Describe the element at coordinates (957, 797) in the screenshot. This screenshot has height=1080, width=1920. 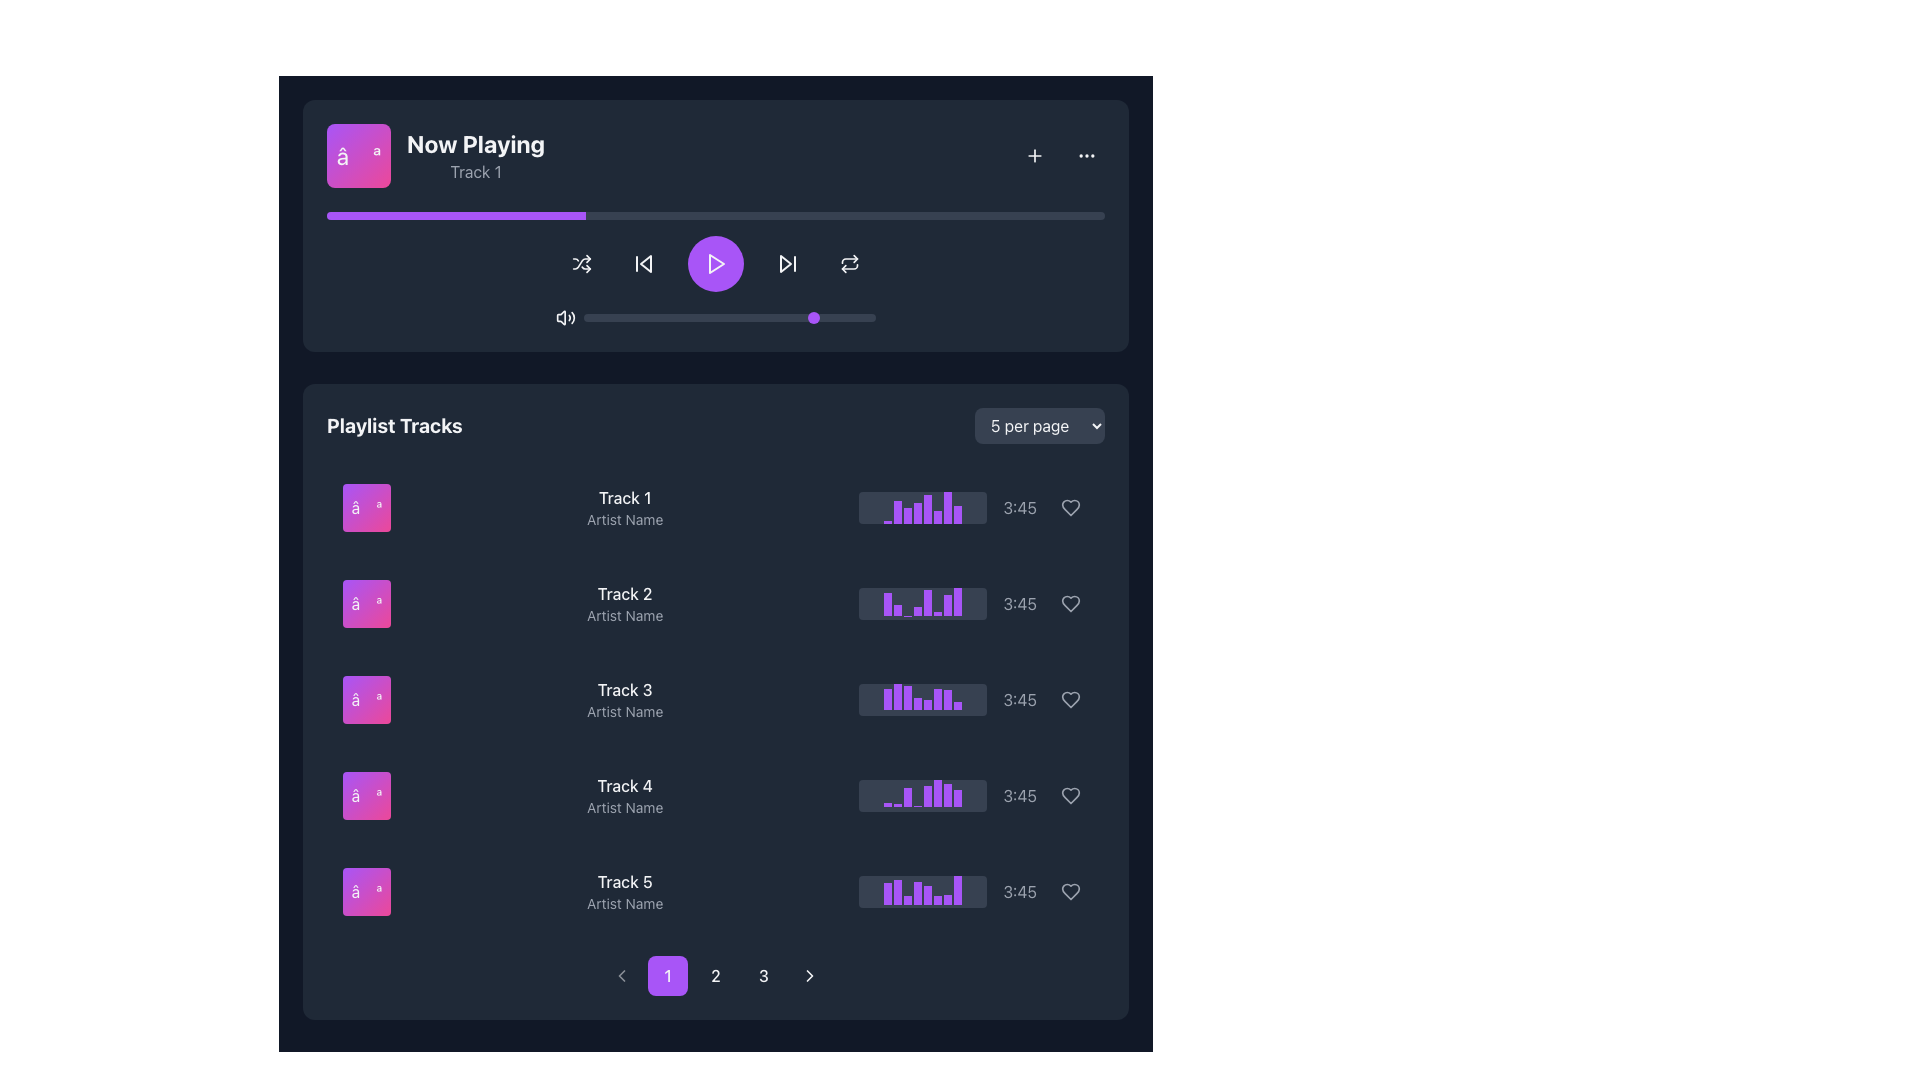
I see `the eighth and rightmost purple bar in the bar chart of the fourth track's playlist` at that location.